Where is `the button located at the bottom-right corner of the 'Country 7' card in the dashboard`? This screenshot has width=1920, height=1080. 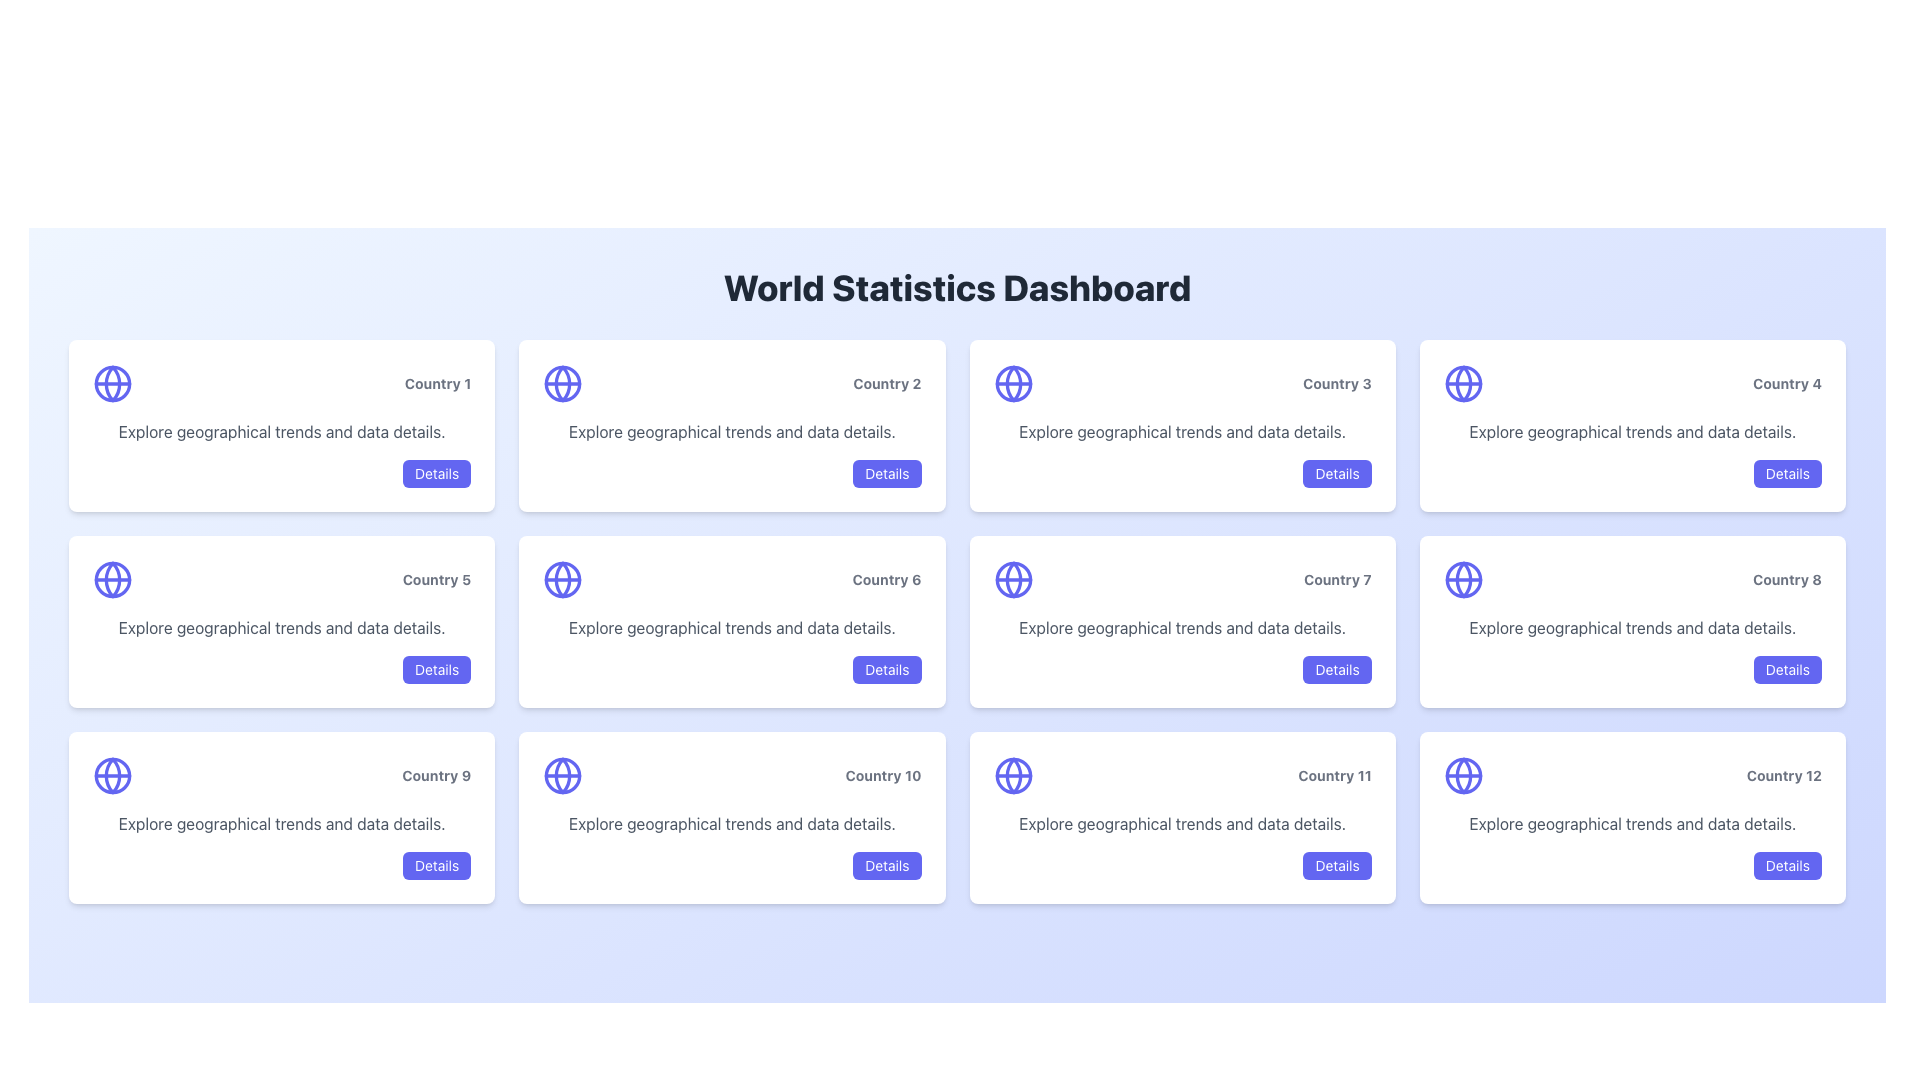
the button located at the bottom-right corner of the 'Country 7' card in the dashboard is located at coordinates (1337, 670).